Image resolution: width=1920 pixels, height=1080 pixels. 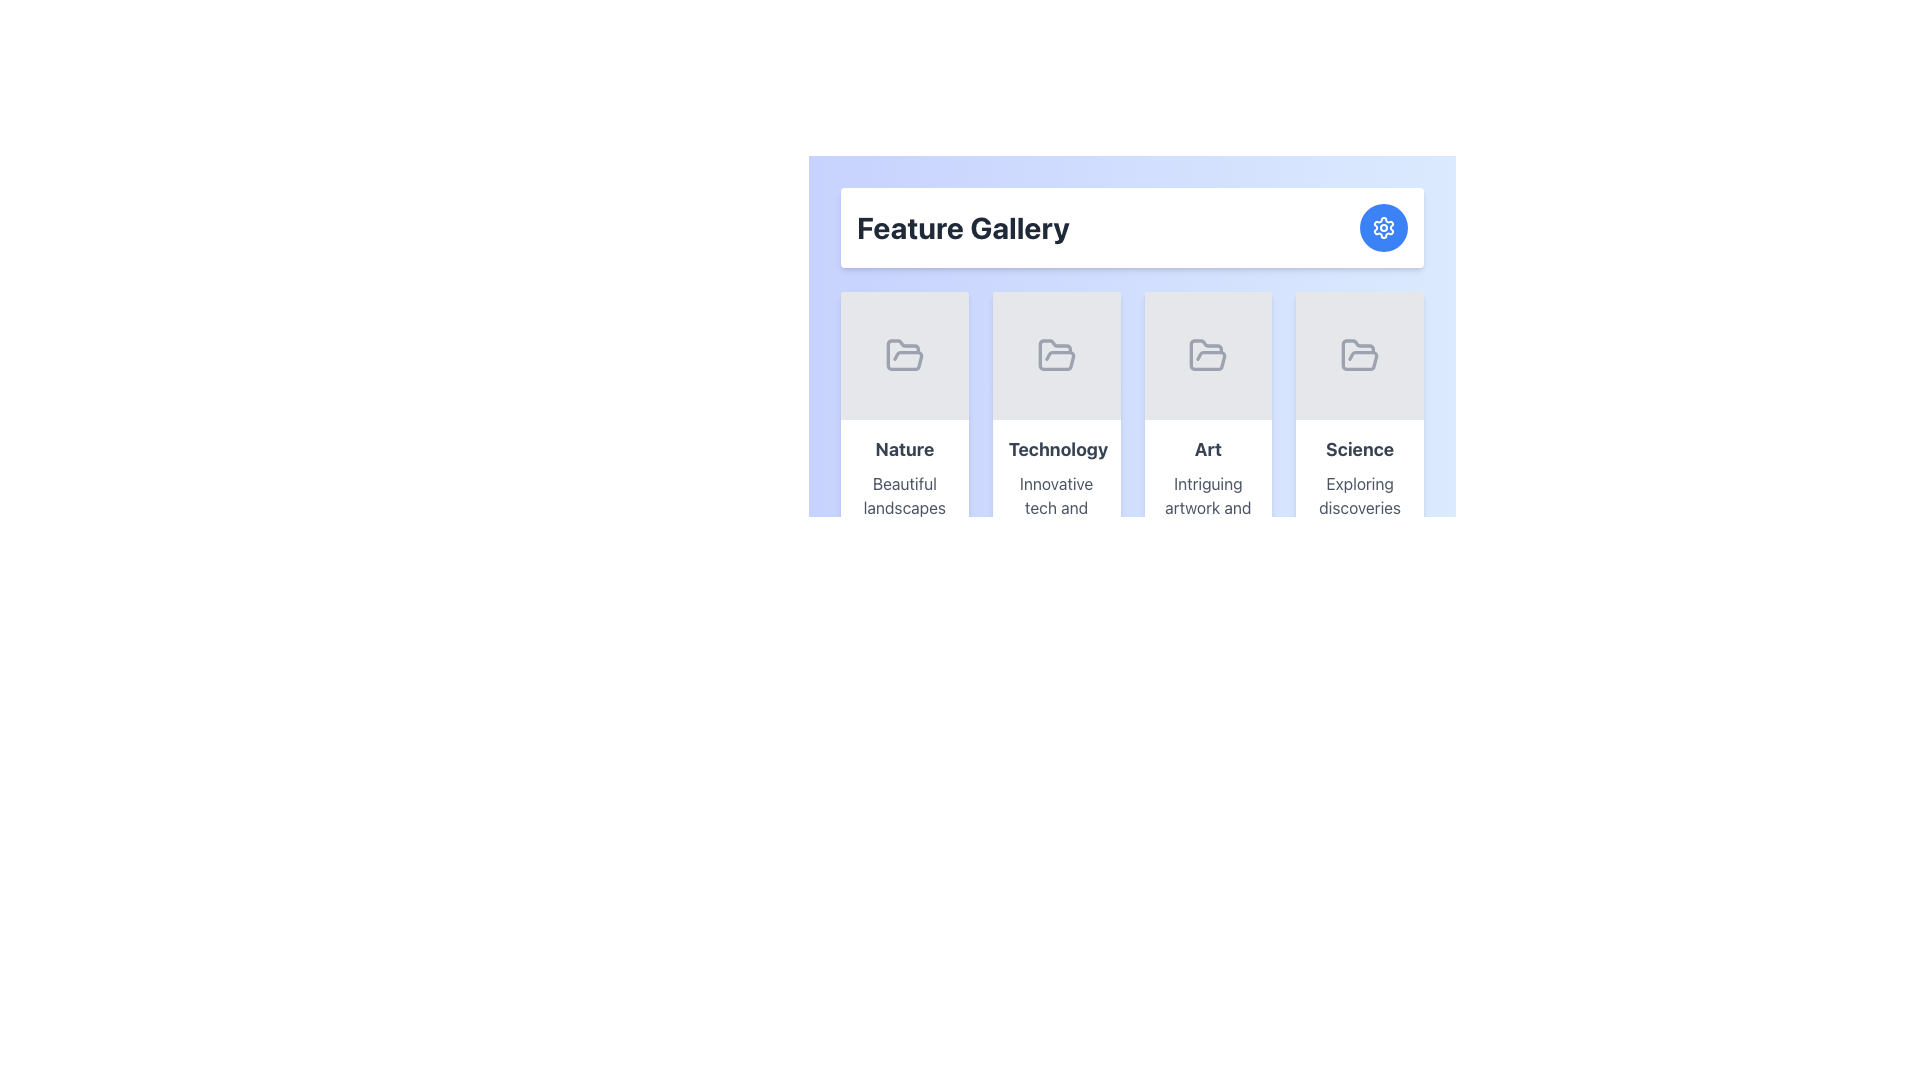 I want to click on the gray, stylized folder icon located in the fourth column under the 'Science' section, positioned beneath the 'Feature Gallery' heading, so click(x=1359, y=353).